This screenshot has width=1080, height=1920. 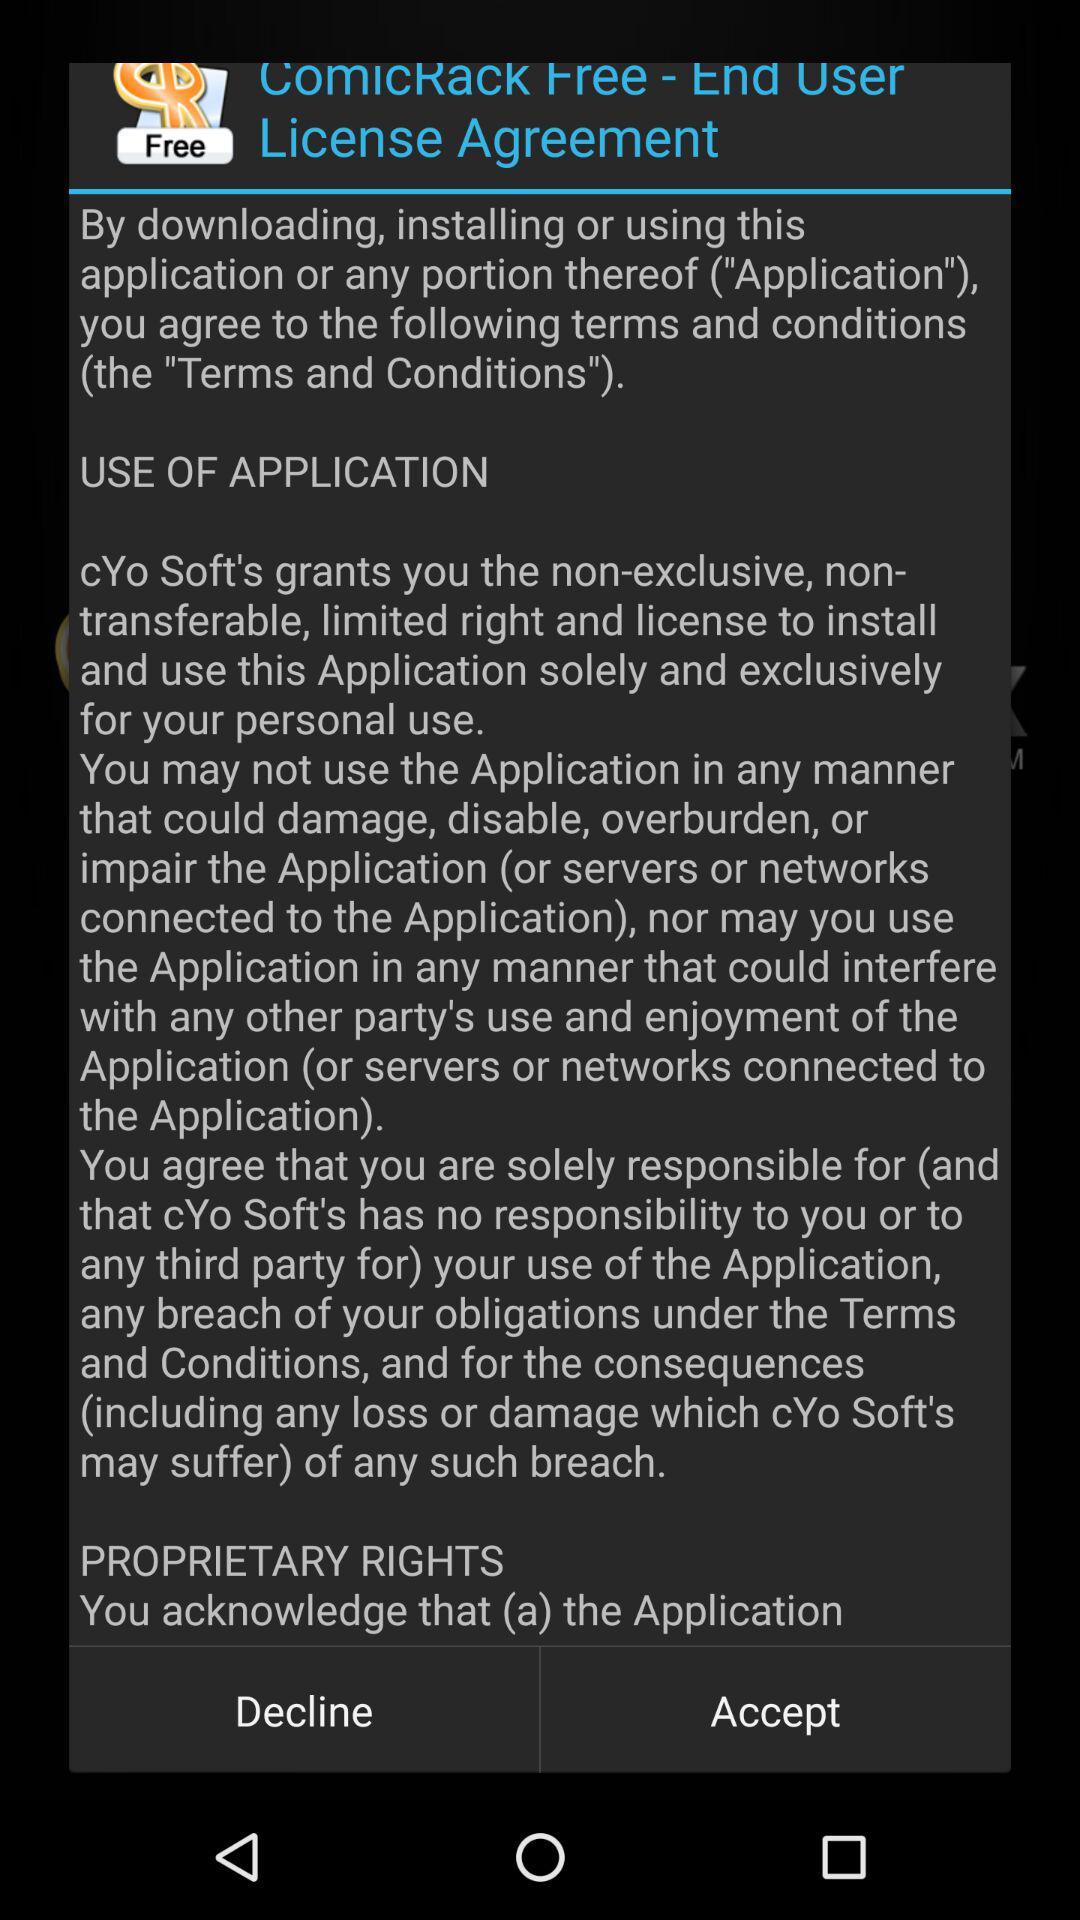 What do you see at coordinates (774, 1708) in the screenshot?
I see `the accept` at bounding box center [774, 1708].